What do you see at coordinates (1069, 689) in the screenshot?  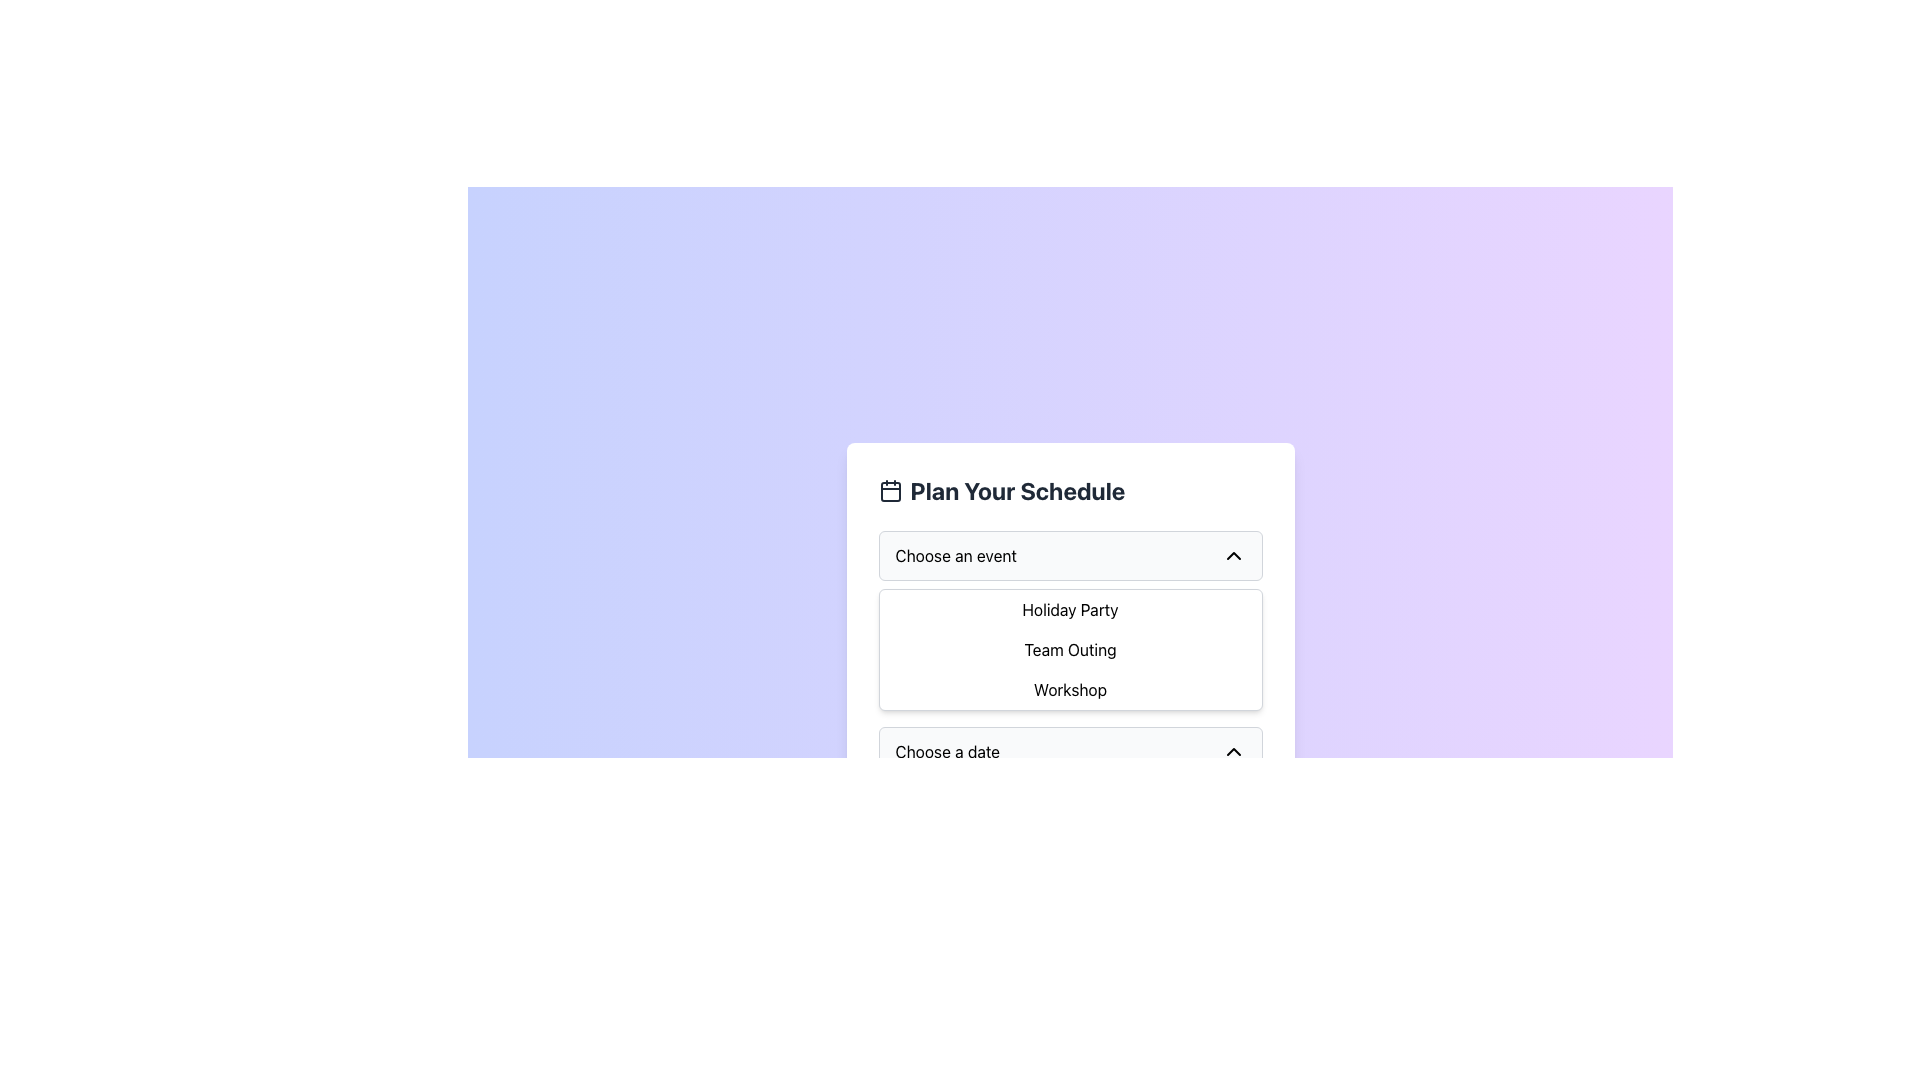 I see `the 'Workshop' option in the dropdown menu to trigger any hover effects` at bounding box center [1069, 689].